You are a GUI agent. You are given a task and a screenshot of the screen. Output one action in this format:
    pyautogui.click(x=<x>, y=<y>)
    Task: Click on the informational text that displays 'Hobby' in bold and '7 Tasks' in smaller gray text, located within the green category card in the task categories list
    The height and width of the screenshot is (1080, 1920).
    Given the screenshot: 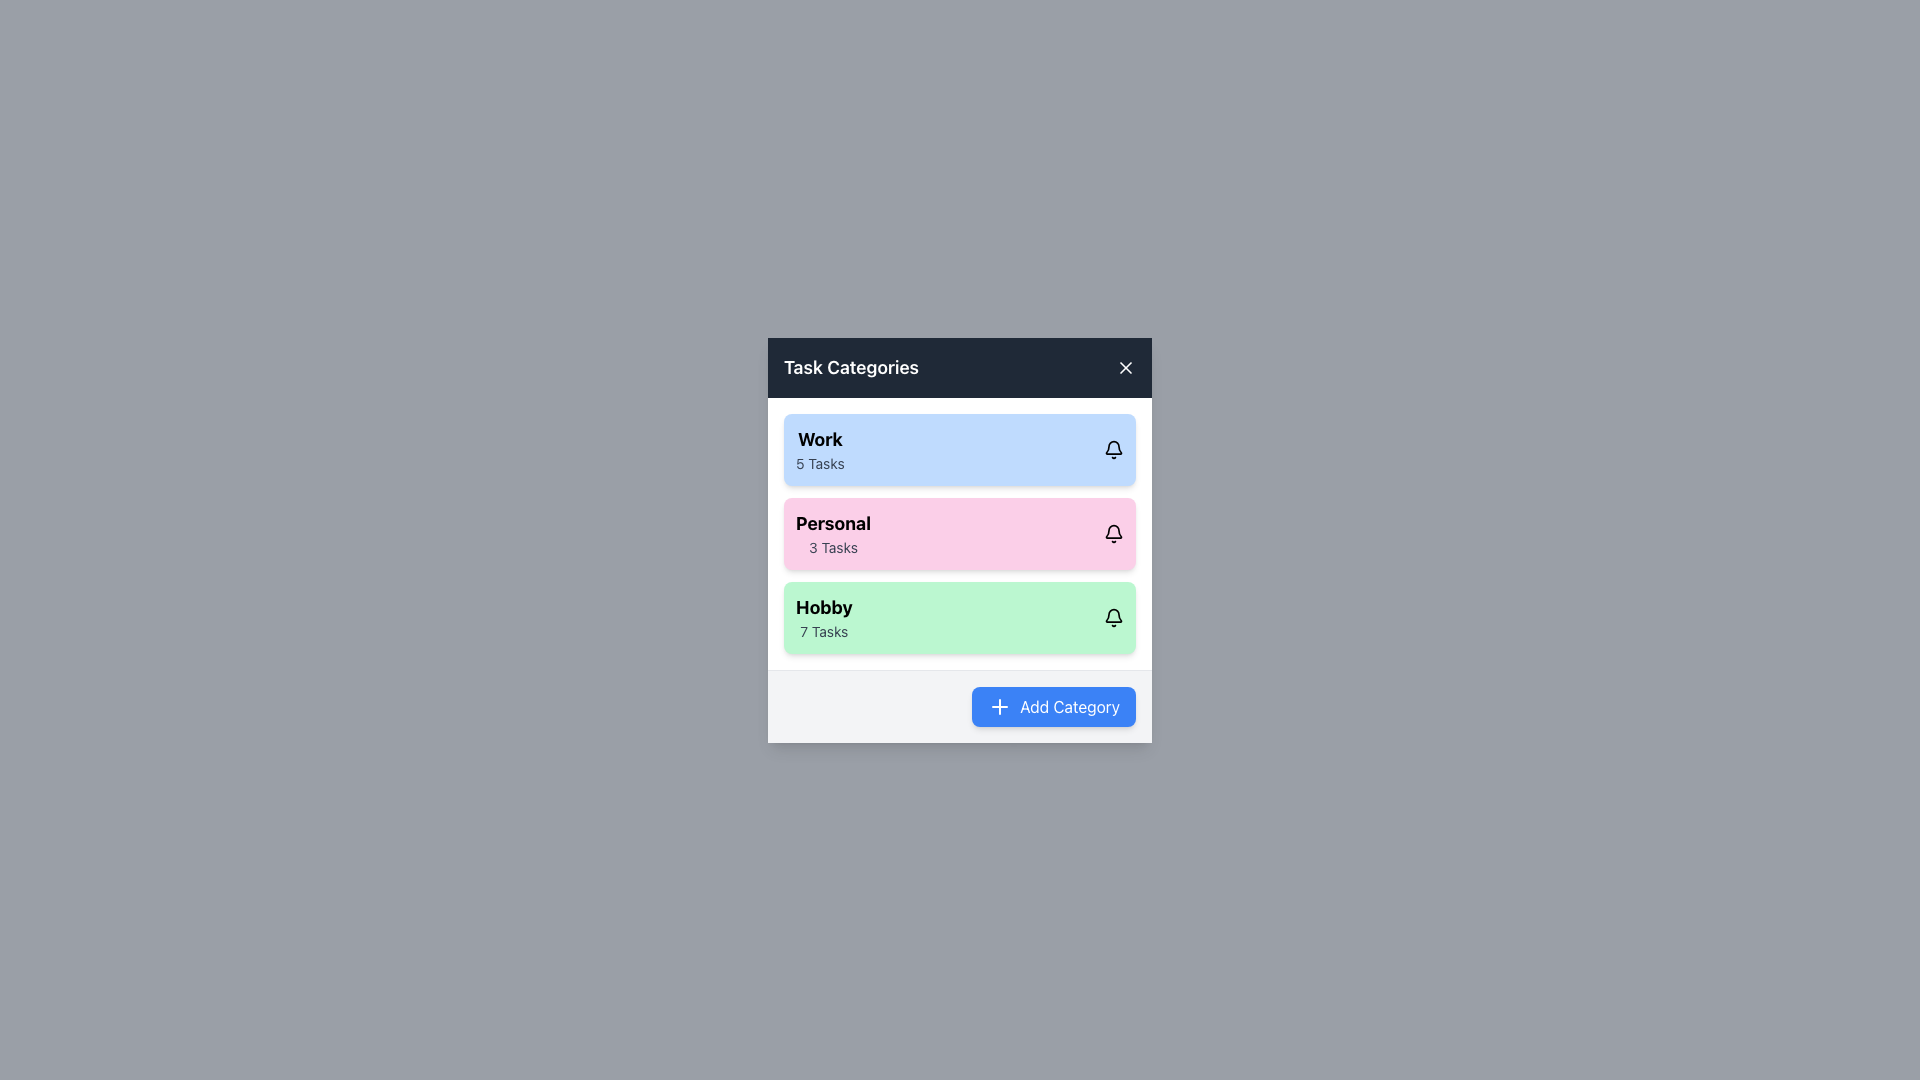 What is the action you would take?
    pyautogui.click(x=824, y=616)
    